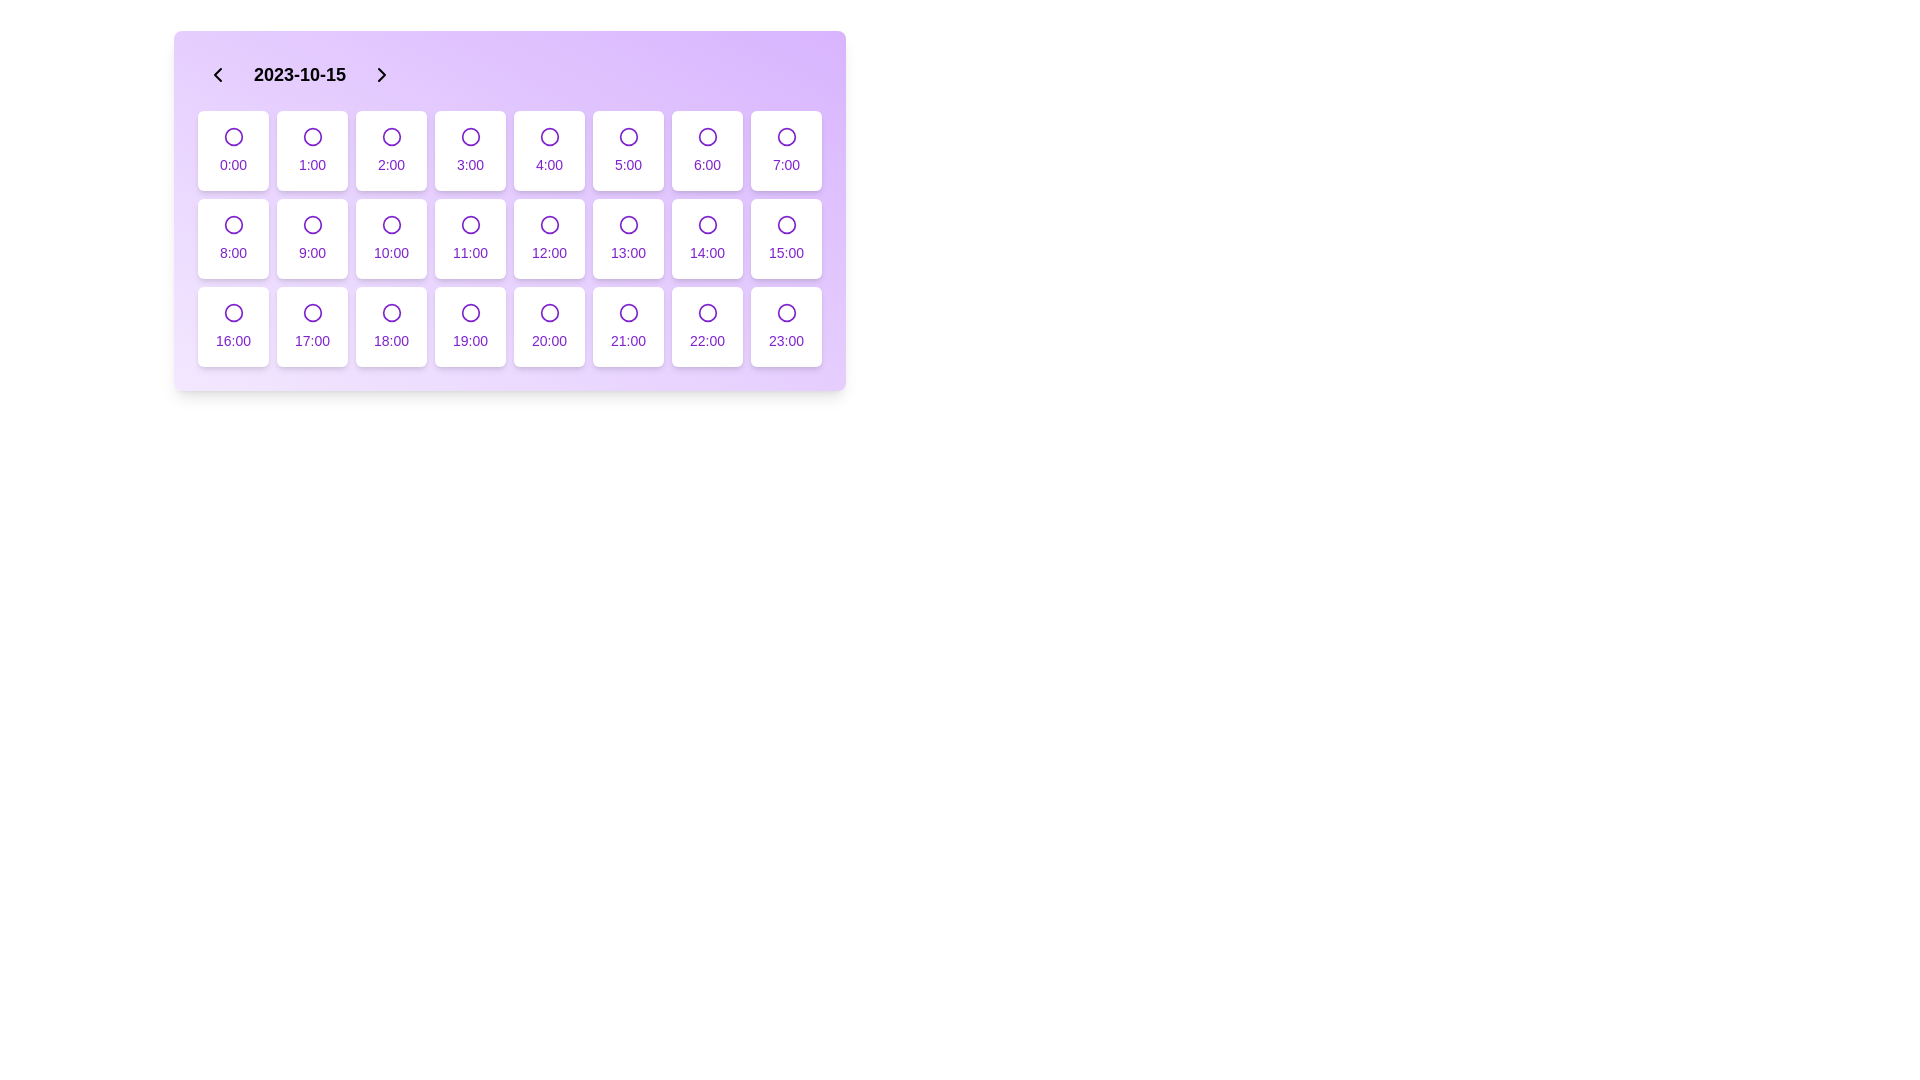 The width and height of the screenshot is (1920, 1080). What do you see at coordinates (627, 136) in the screenshot?
I see `the radio button for the '5:00' time slot` at bounding box center [627, 136].